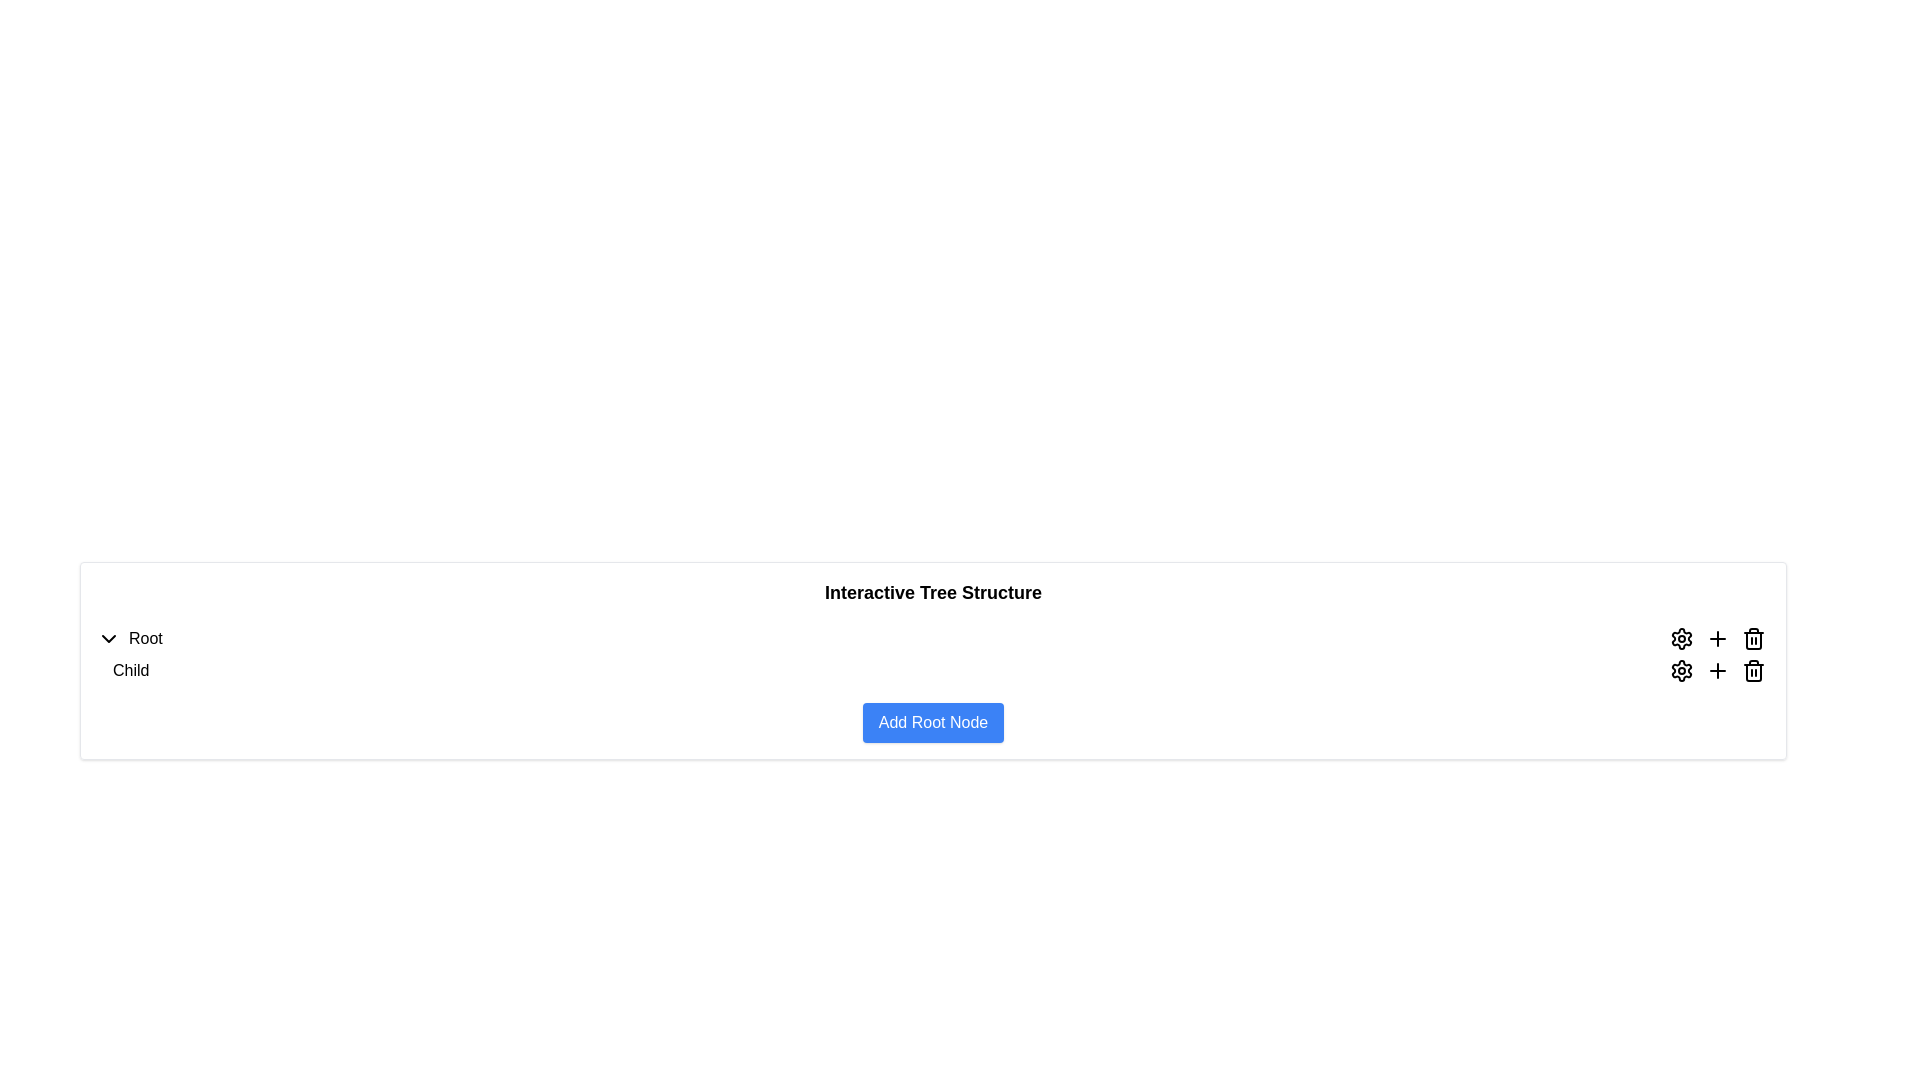 The image size is (1920, 1080). What do you see at coordinates (1717, 671) in the screenshot?
I see `the interactive button for adding new items located in the top-right portion of the panel` at bounding box center [1717, 671].